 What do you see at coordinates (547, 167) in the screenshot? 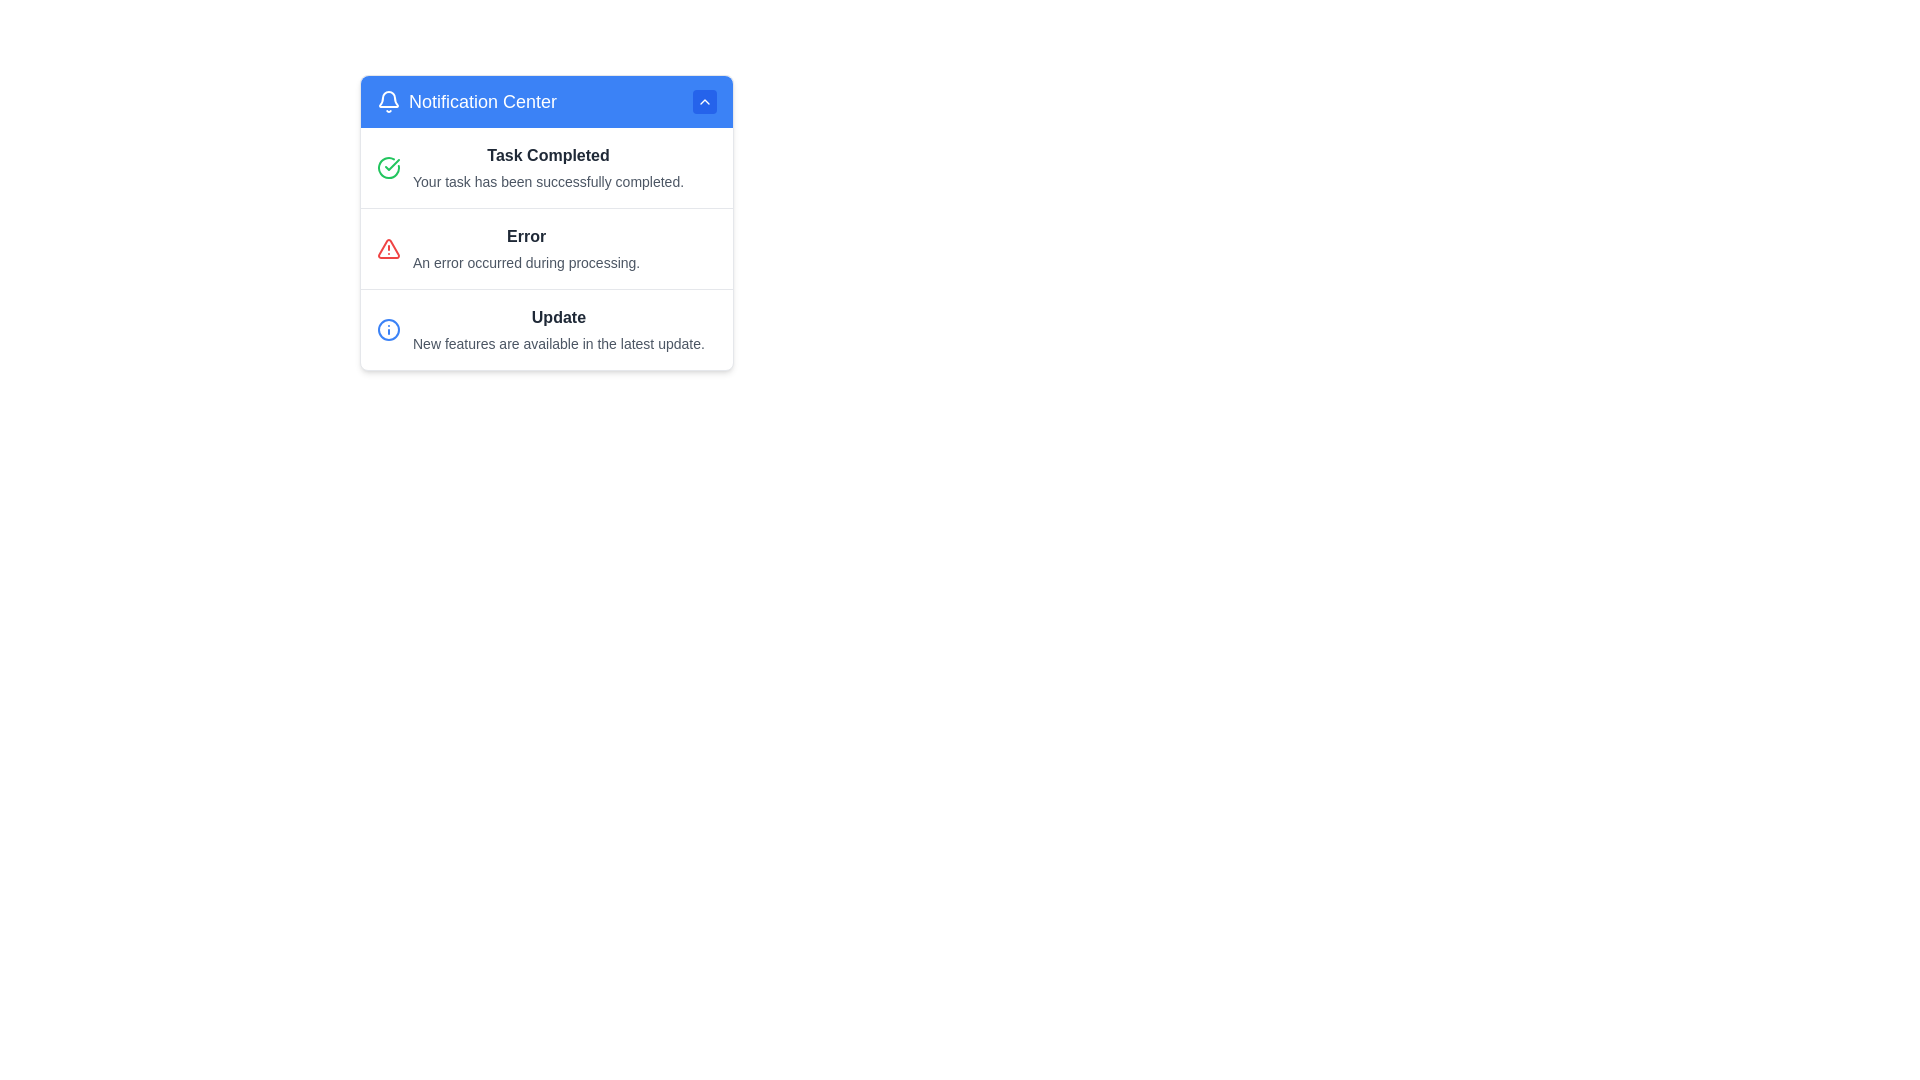
I see `the Notification Item that indicates a task has been successfully completed, located at the top of the Notification Center list` at bounding box center [547, 167].